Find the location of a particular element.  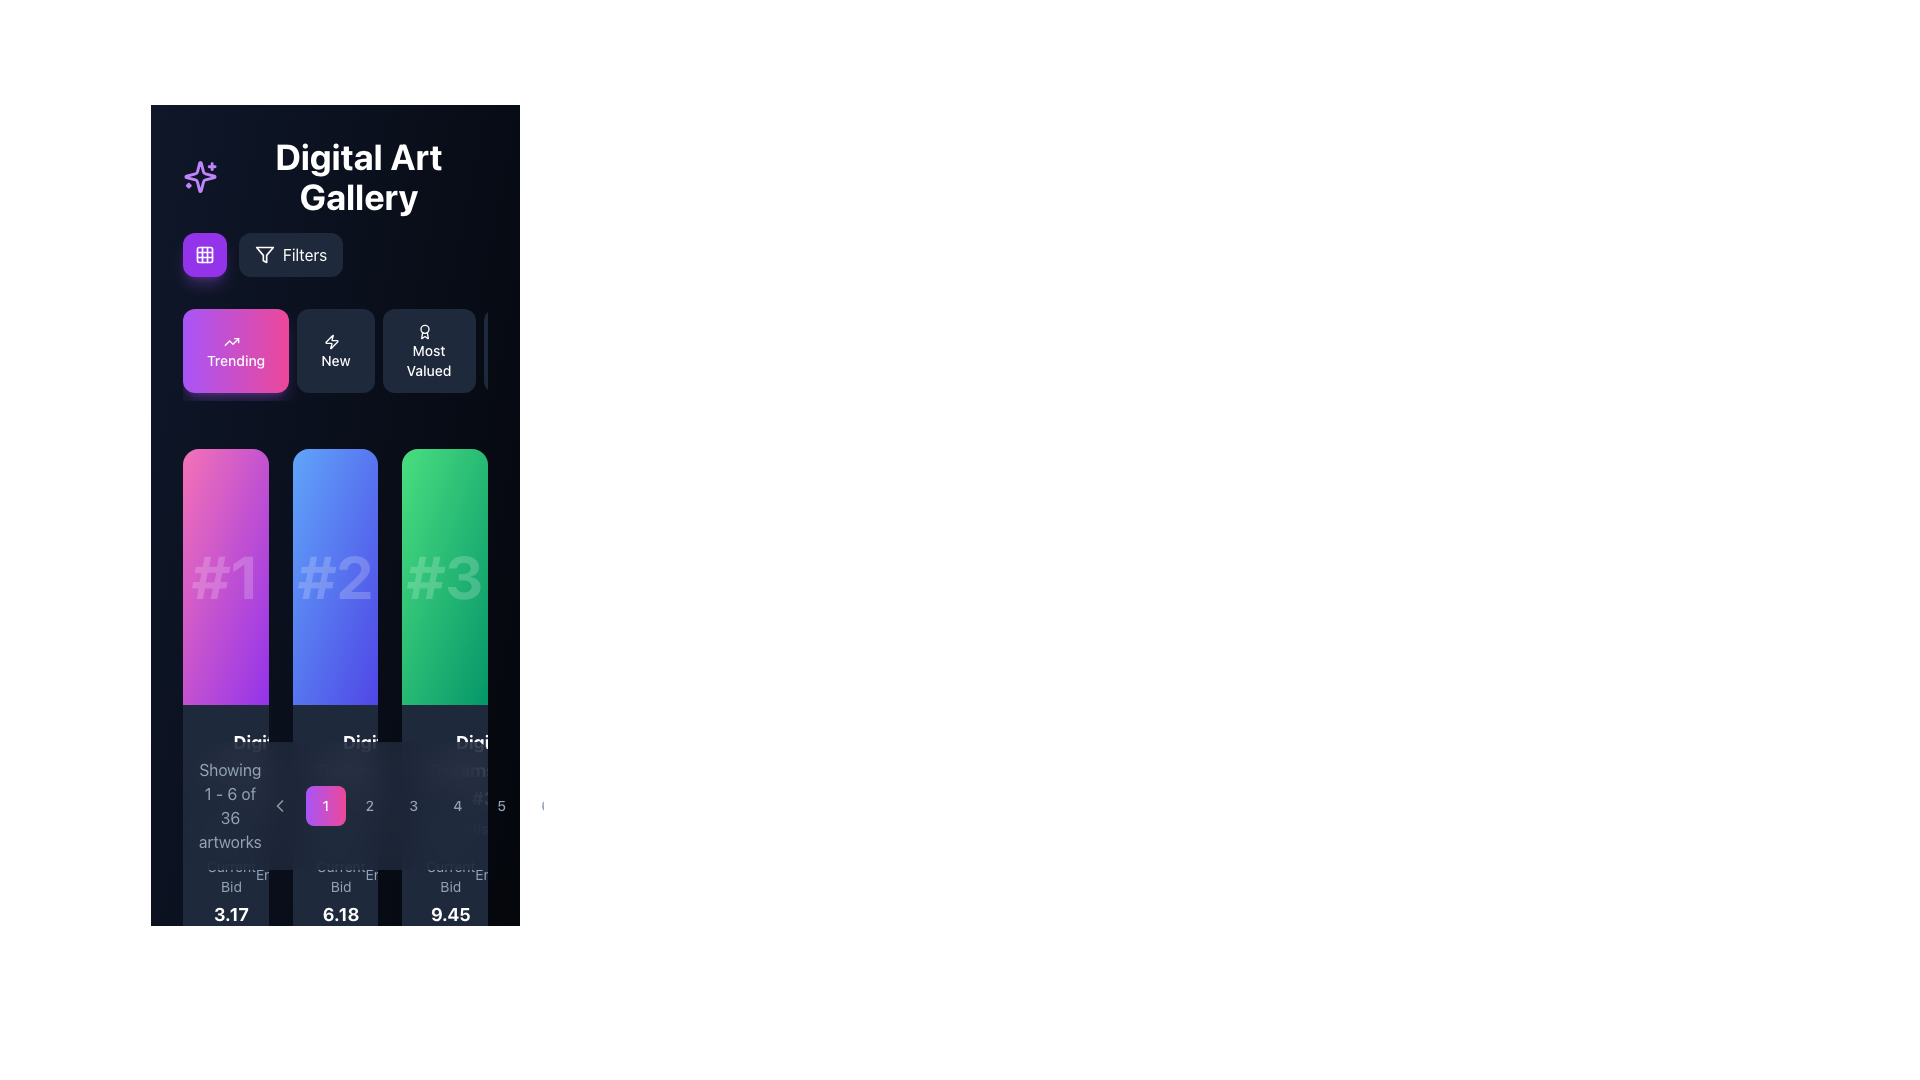

the 'Current Bid' text label, which is styled with a light gray font and positioned above the bidding amount text is located at coordinates (231, 875).